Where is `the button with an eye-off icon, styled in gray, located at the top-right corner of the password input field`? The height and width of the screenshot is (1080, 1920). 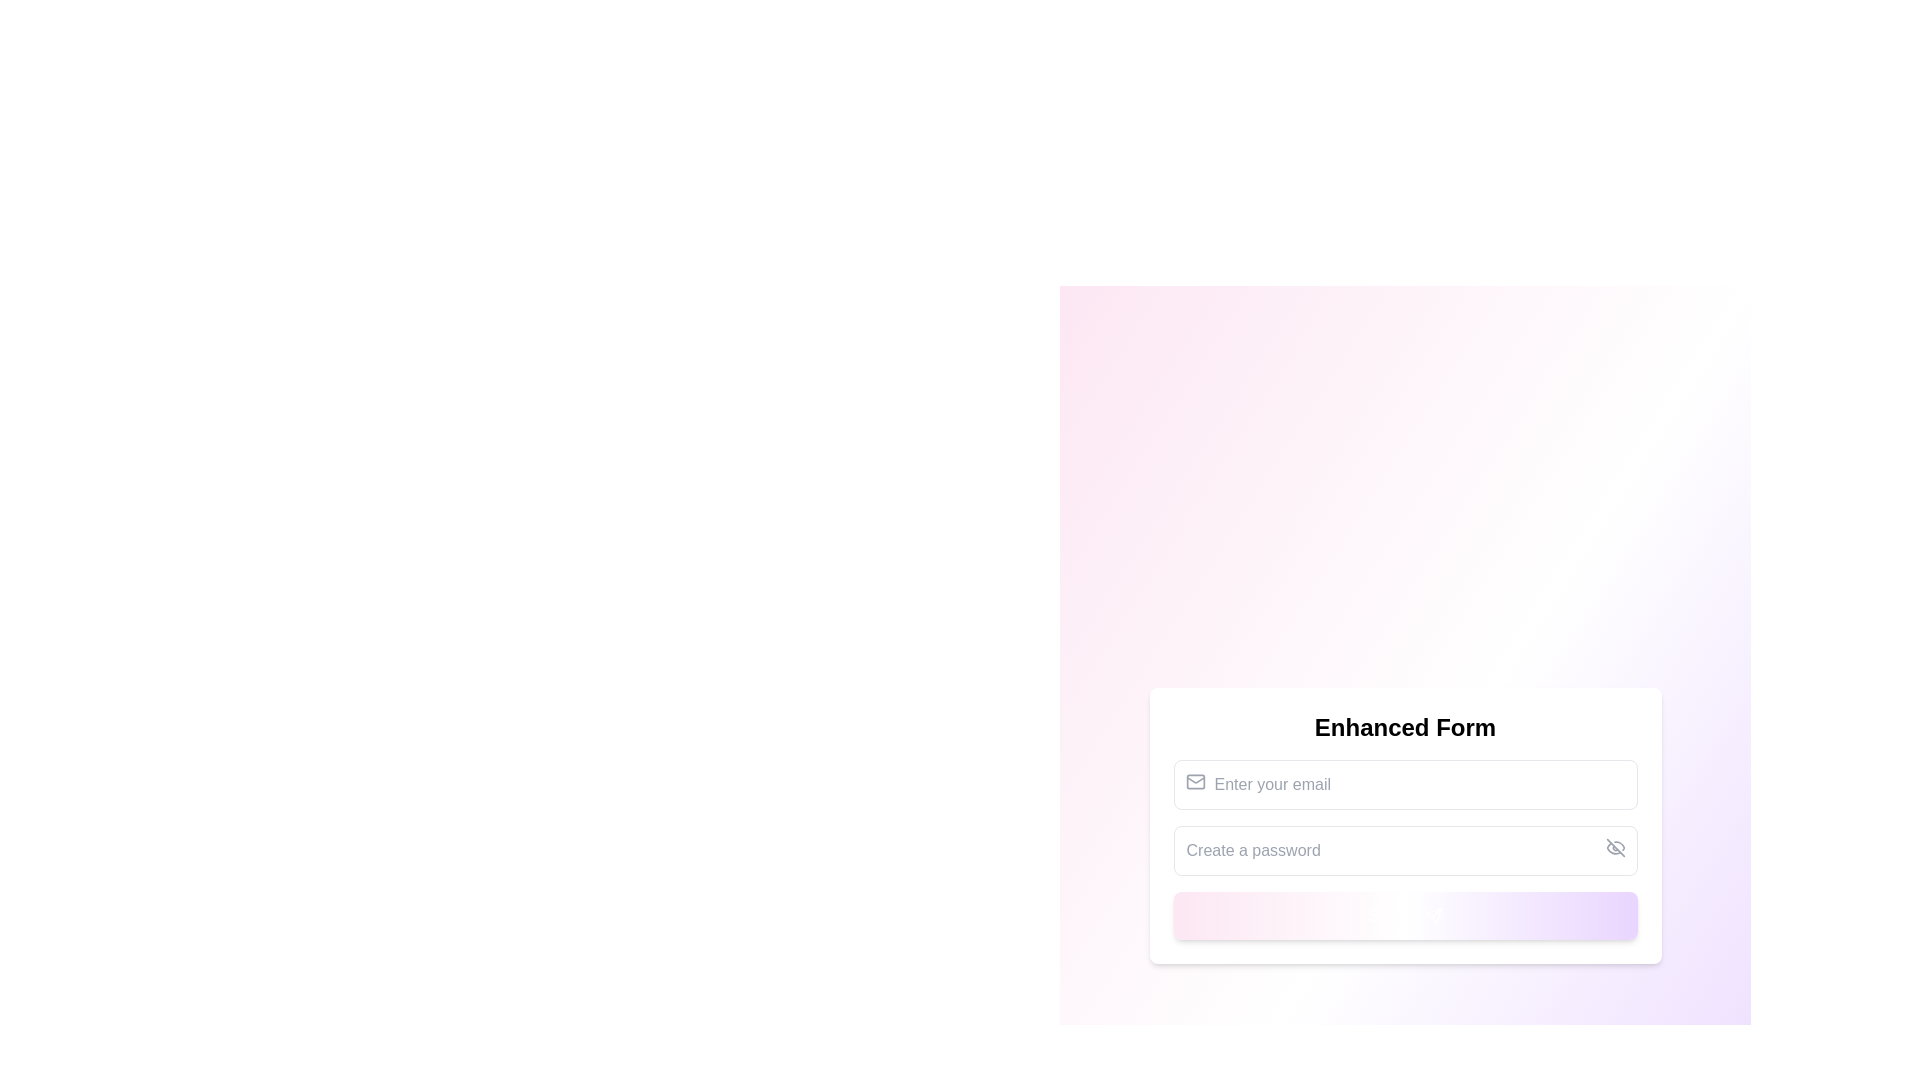 the button with an eye-off icon, styled in gray, located at the top-right corner of the password input field is located at coordinates (1615, 848).